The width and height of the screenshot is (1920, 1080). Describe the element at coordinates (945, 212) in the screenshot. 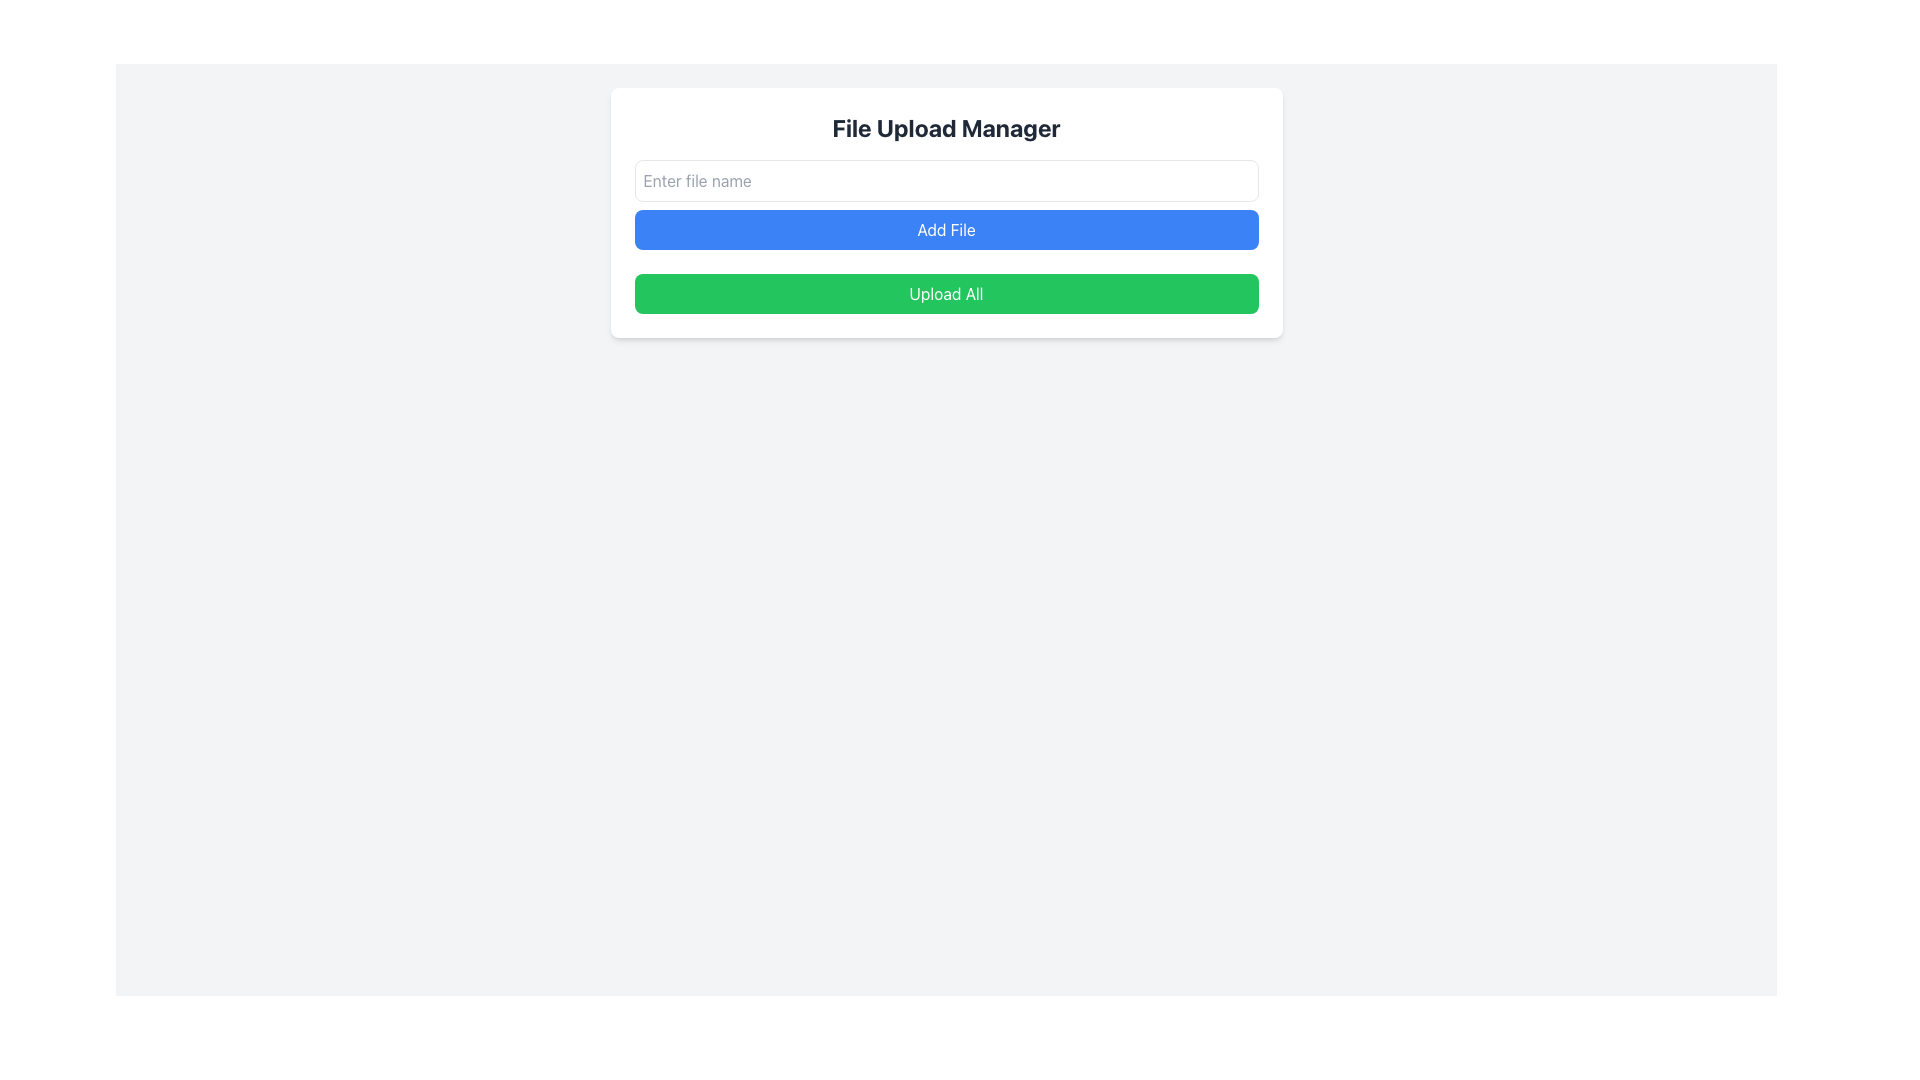

I see `the button that adds a file to a list or queue, located centrally beneath the file name input field` at that location.